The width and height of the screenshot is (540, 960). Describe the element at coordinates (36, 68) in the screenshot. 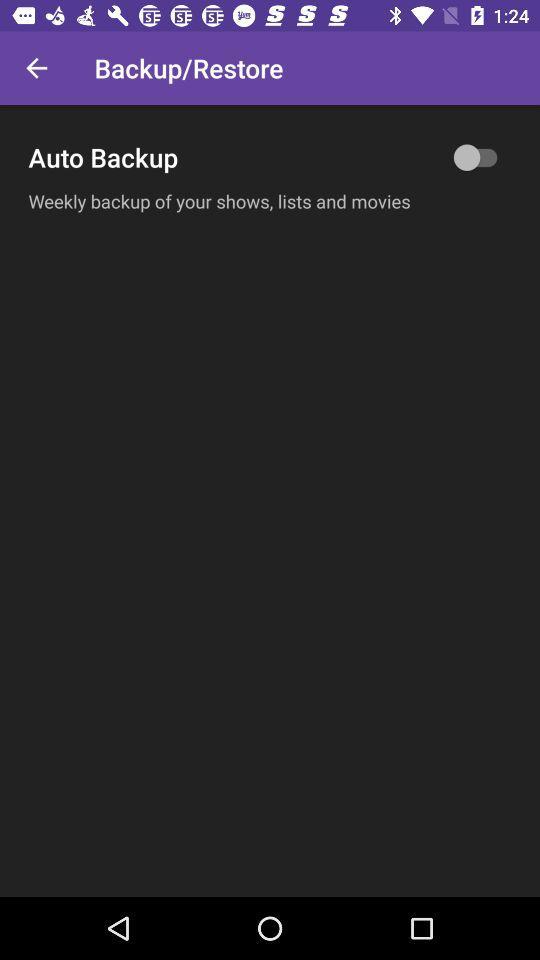

I see `icon next to backup/restore icon` at that location.